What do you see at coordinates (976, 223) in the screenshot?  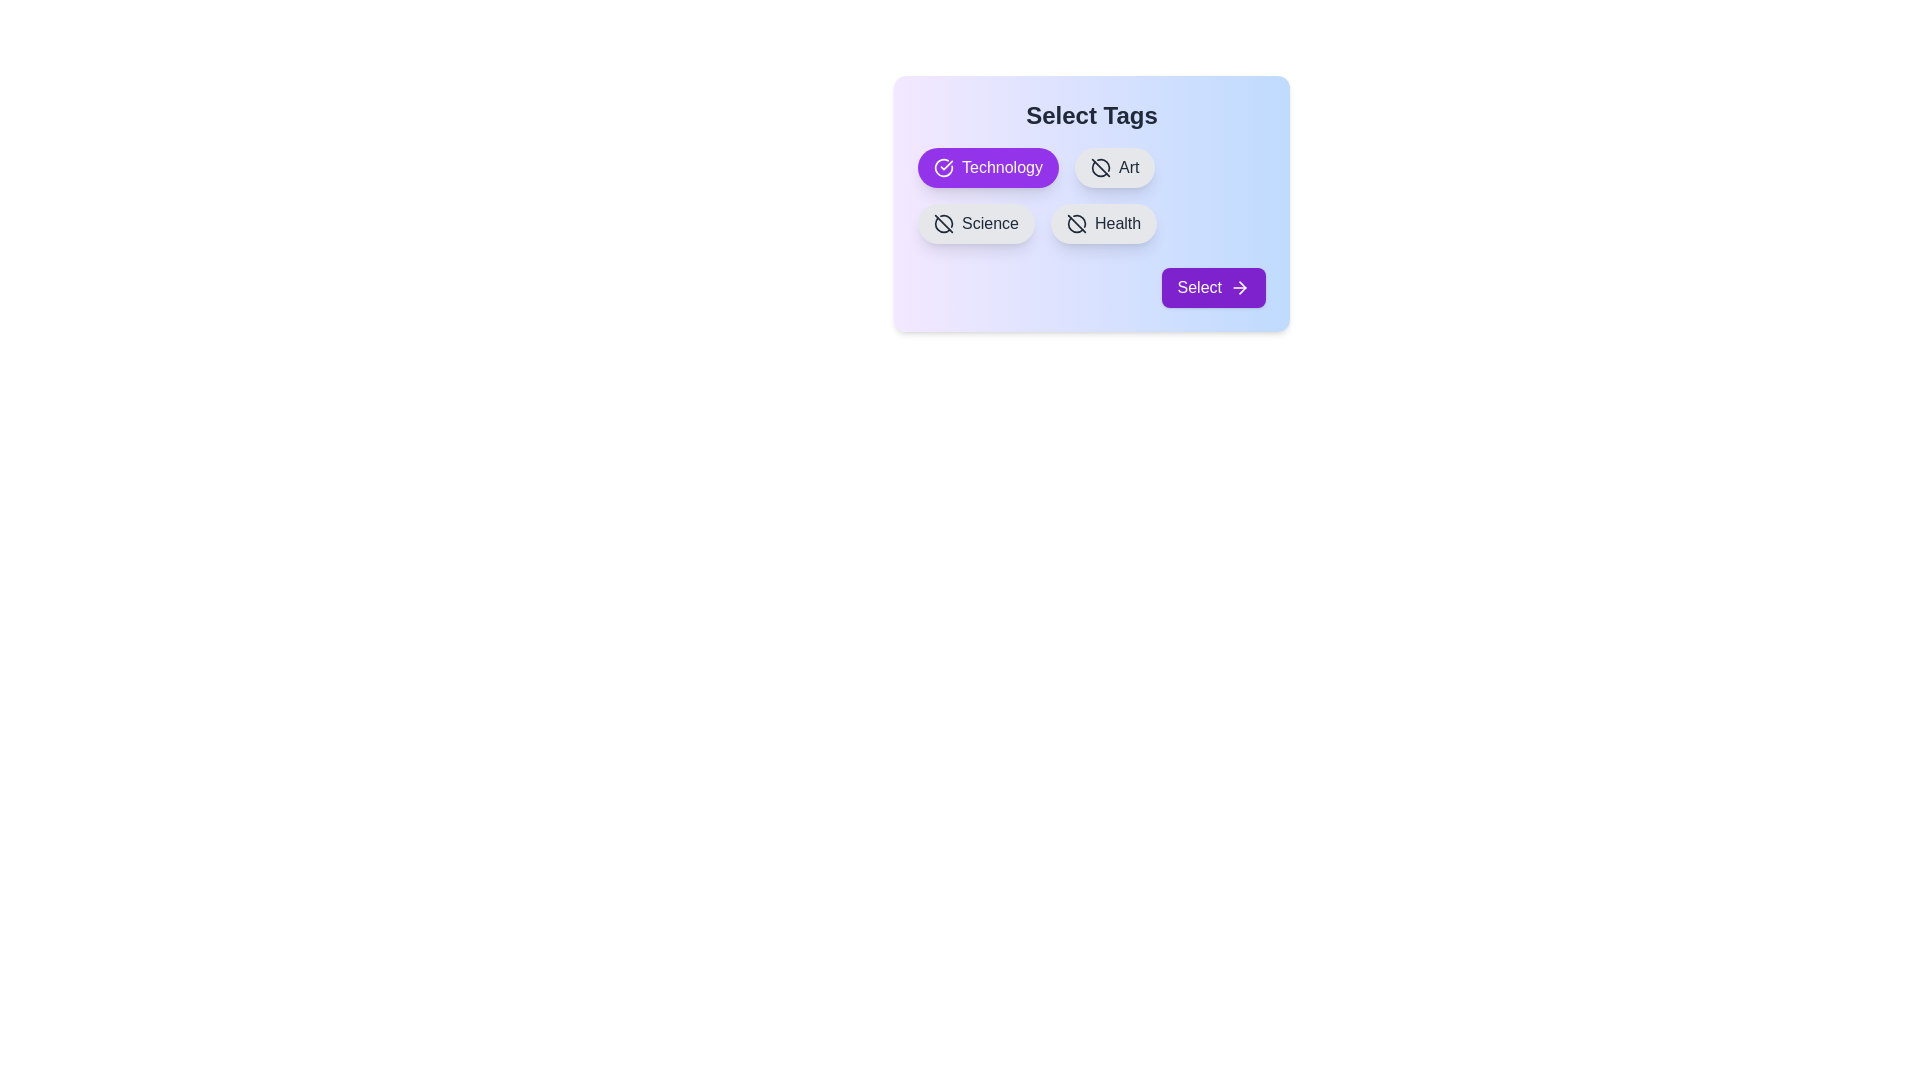 I see `the tag Science` at bounding box center [976, 223].